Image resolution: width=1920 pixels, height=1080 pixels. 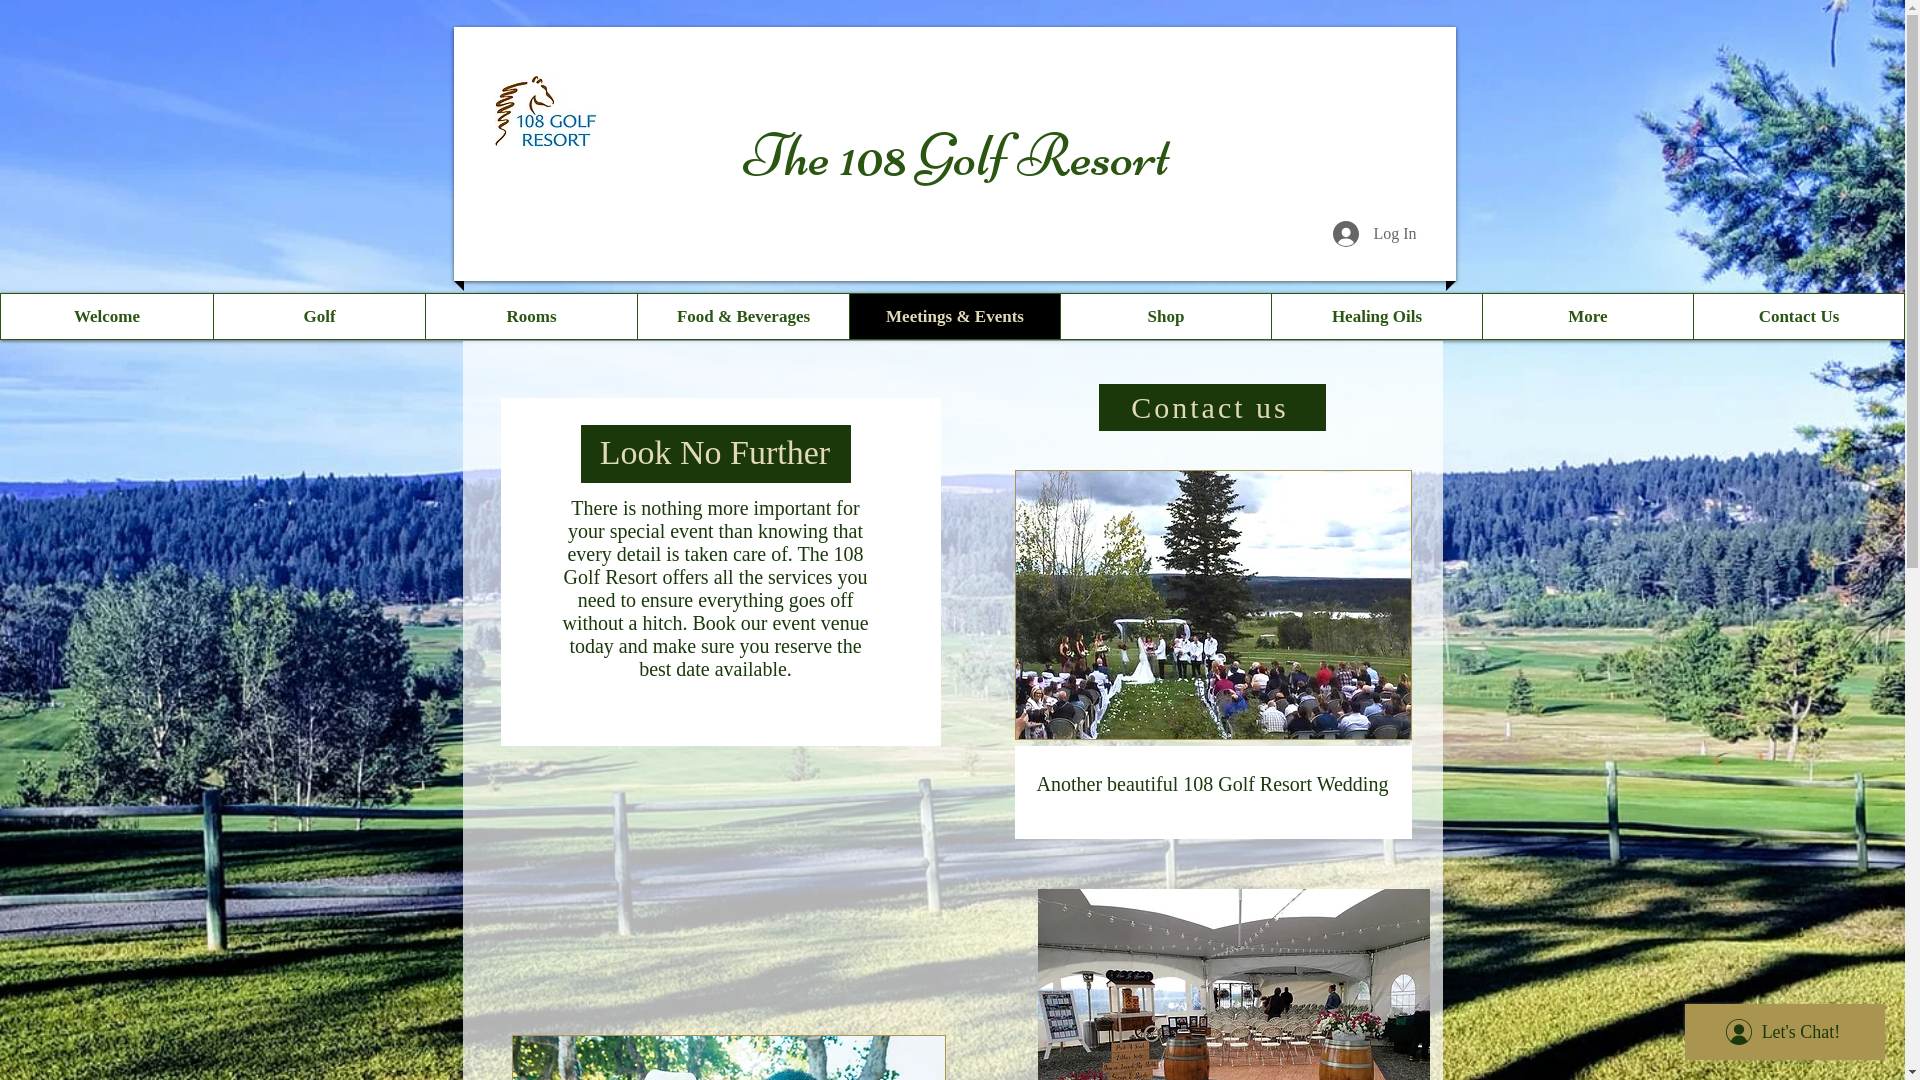 I want to click on 'Healing Oils', so click(x=1270, y=315).